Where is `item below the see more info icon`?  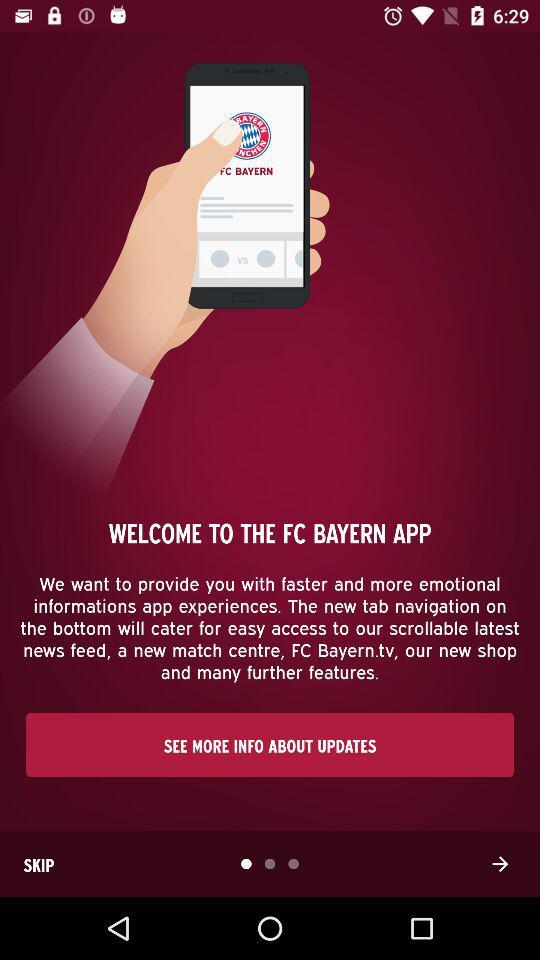
item below the see more info icon is located at coordinates (38, 863).